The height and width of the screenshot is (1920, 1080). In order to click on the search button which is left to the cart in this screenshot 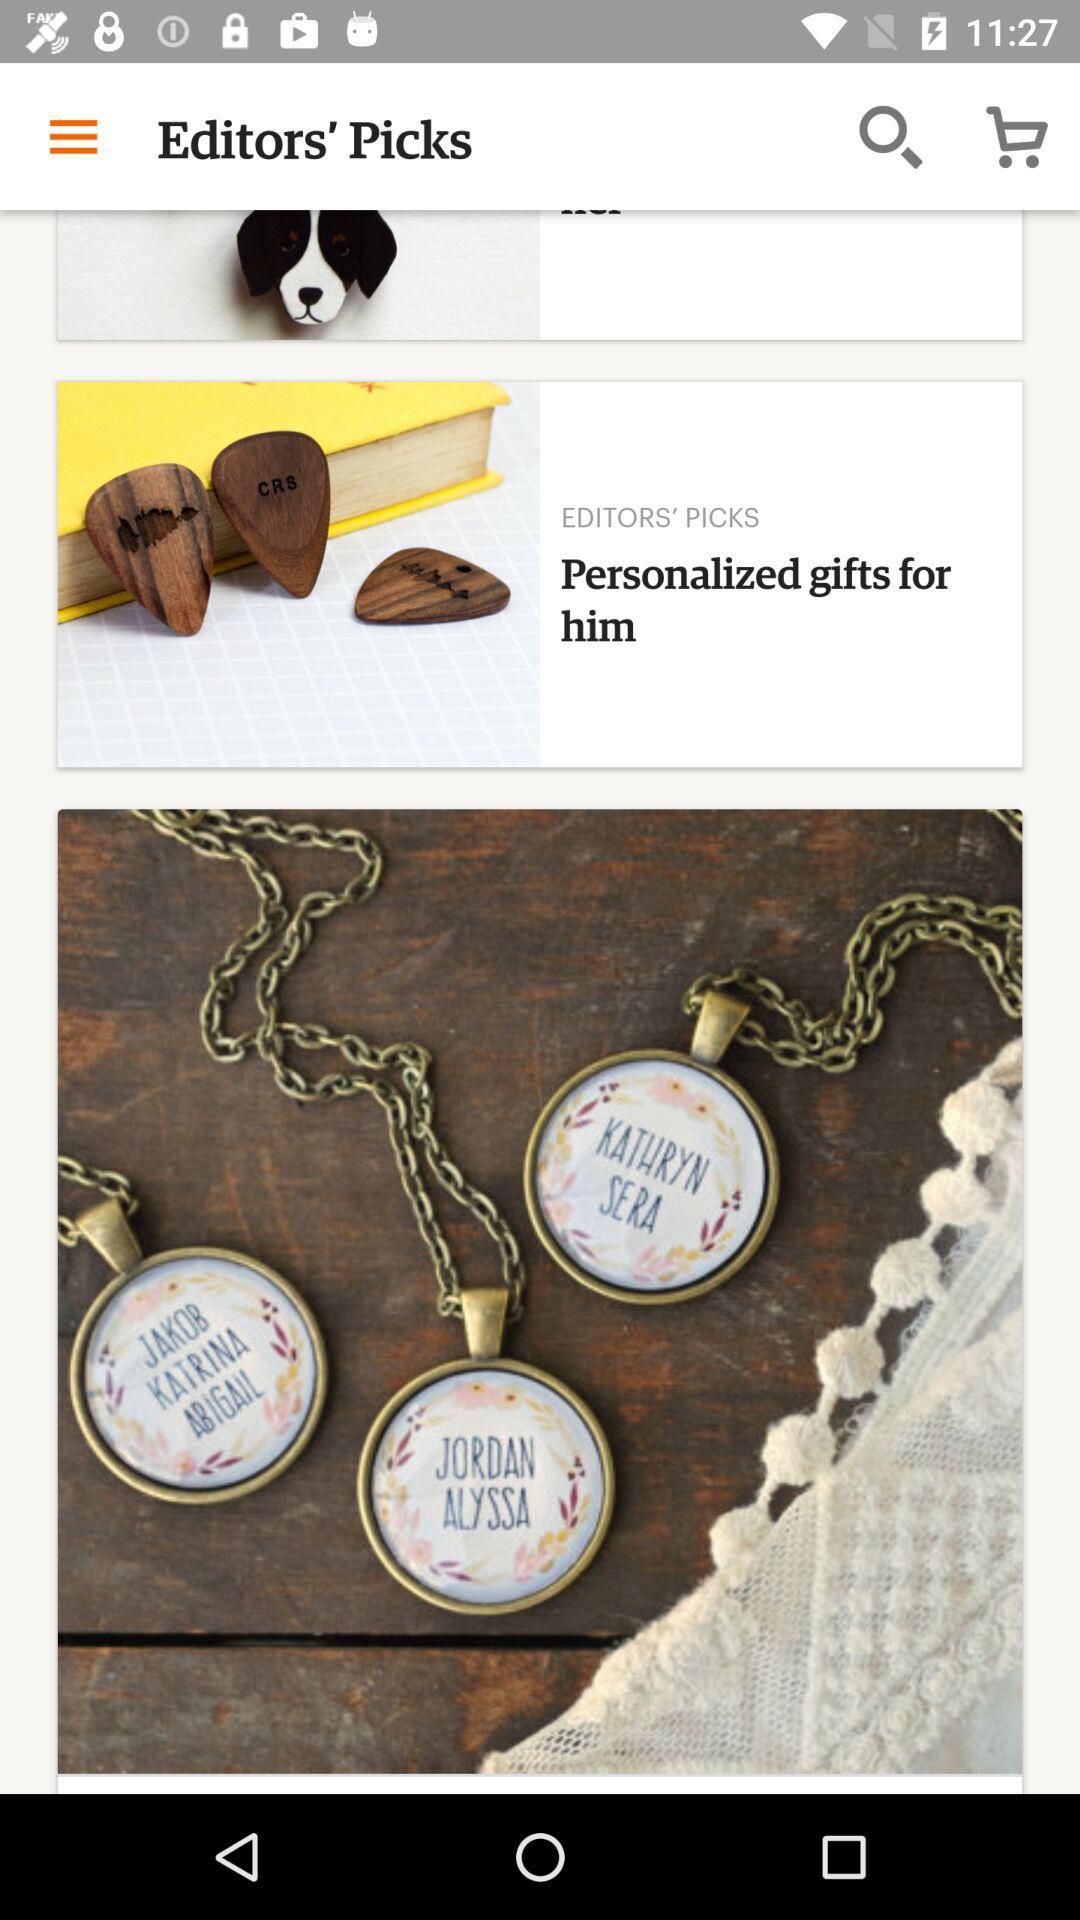, I will do `click(890, 136)`.